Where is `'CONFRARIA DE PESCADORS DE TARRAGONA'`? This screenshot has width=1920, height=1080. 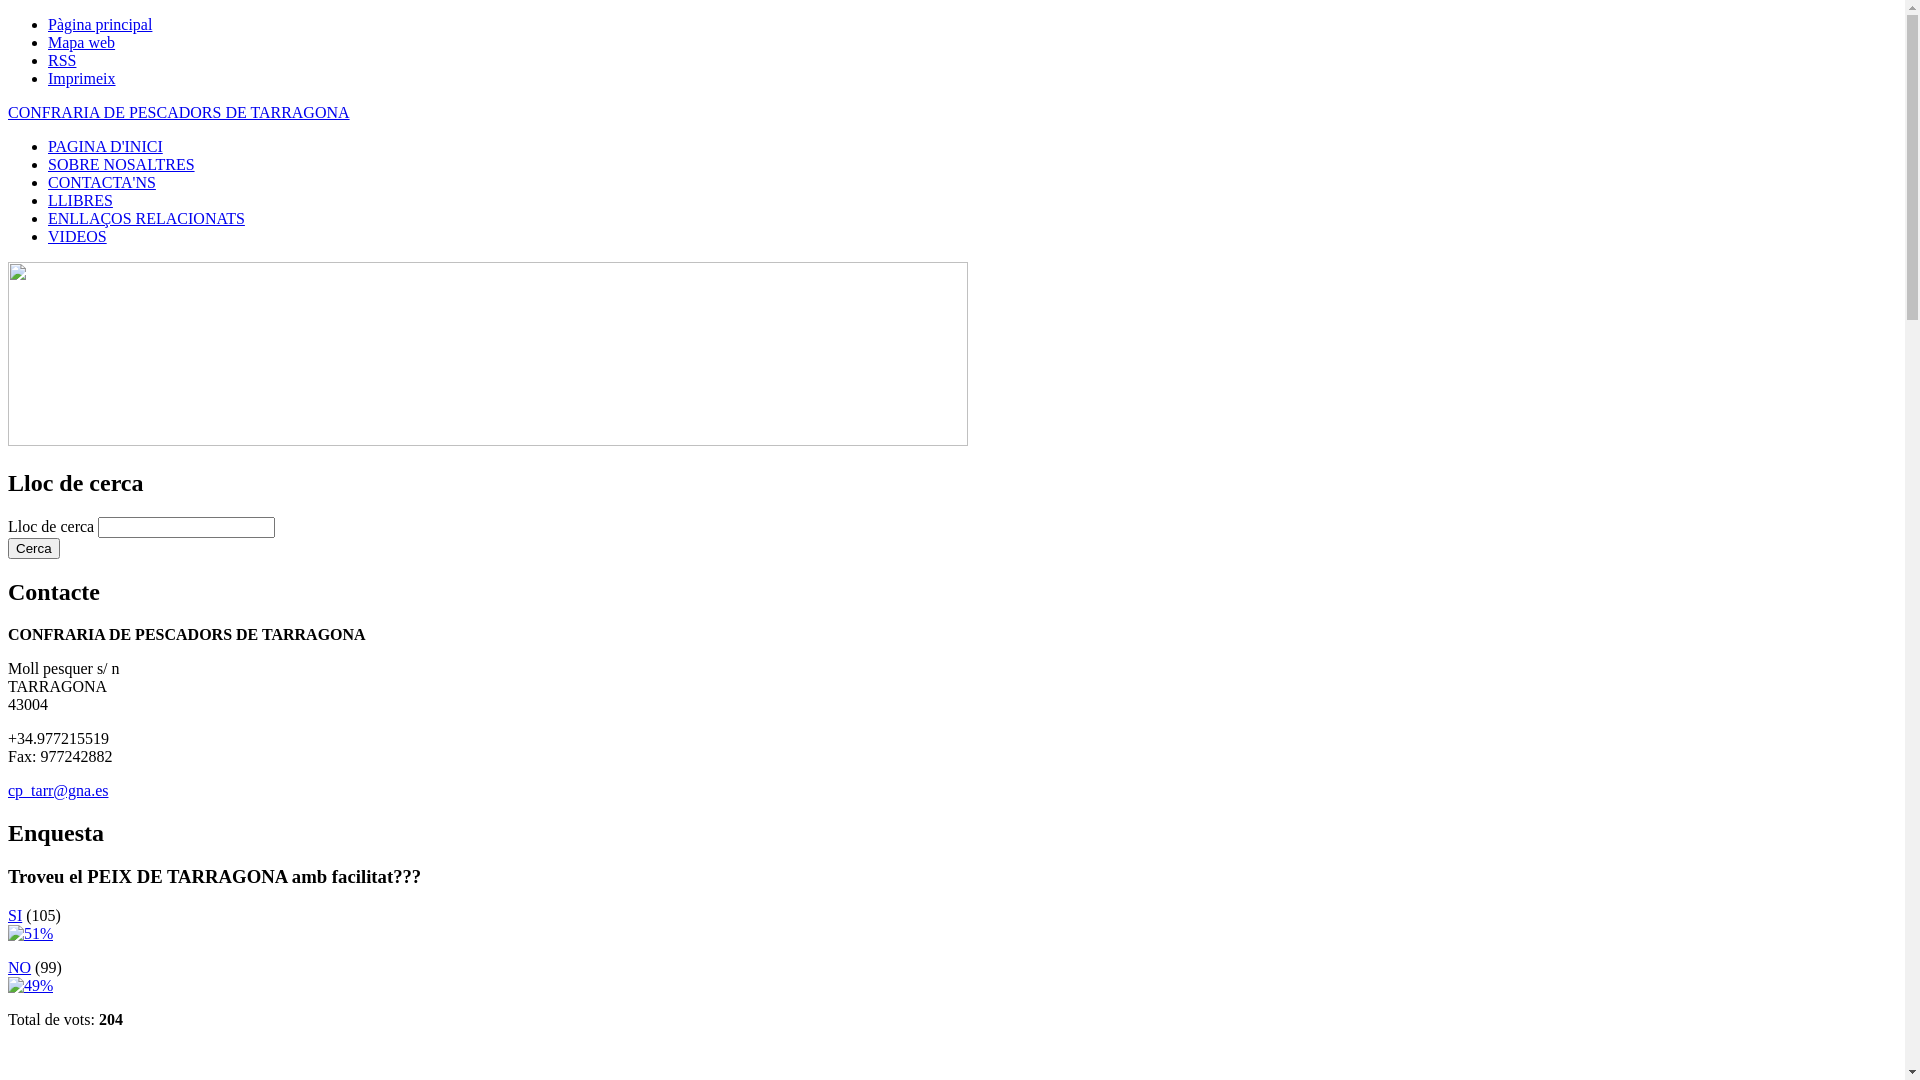 'CONFRARIA DE PESCADORS DE TARRAGONA' is located at coordinates (178, 112).